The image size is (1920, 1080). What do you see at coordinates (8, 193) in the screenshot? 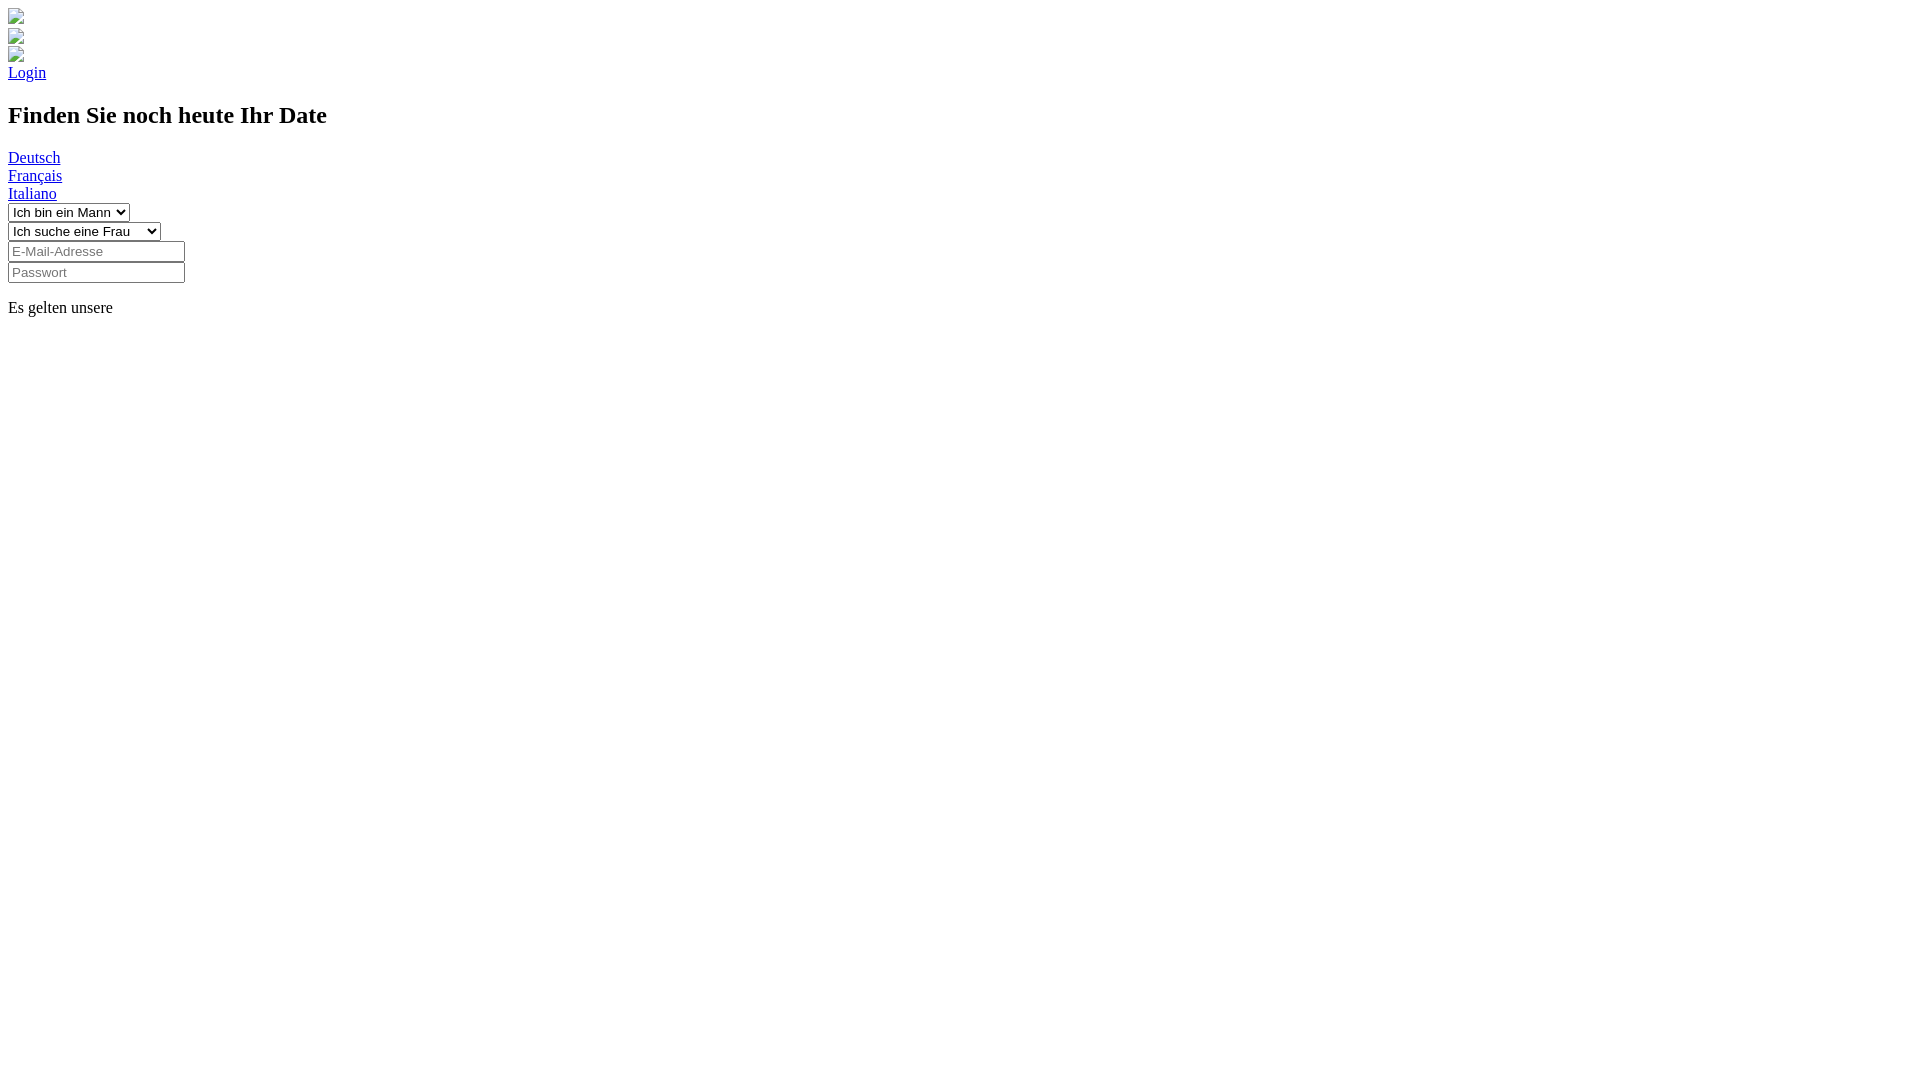
I see `'Italiano'` at bounding box center [8, 193].